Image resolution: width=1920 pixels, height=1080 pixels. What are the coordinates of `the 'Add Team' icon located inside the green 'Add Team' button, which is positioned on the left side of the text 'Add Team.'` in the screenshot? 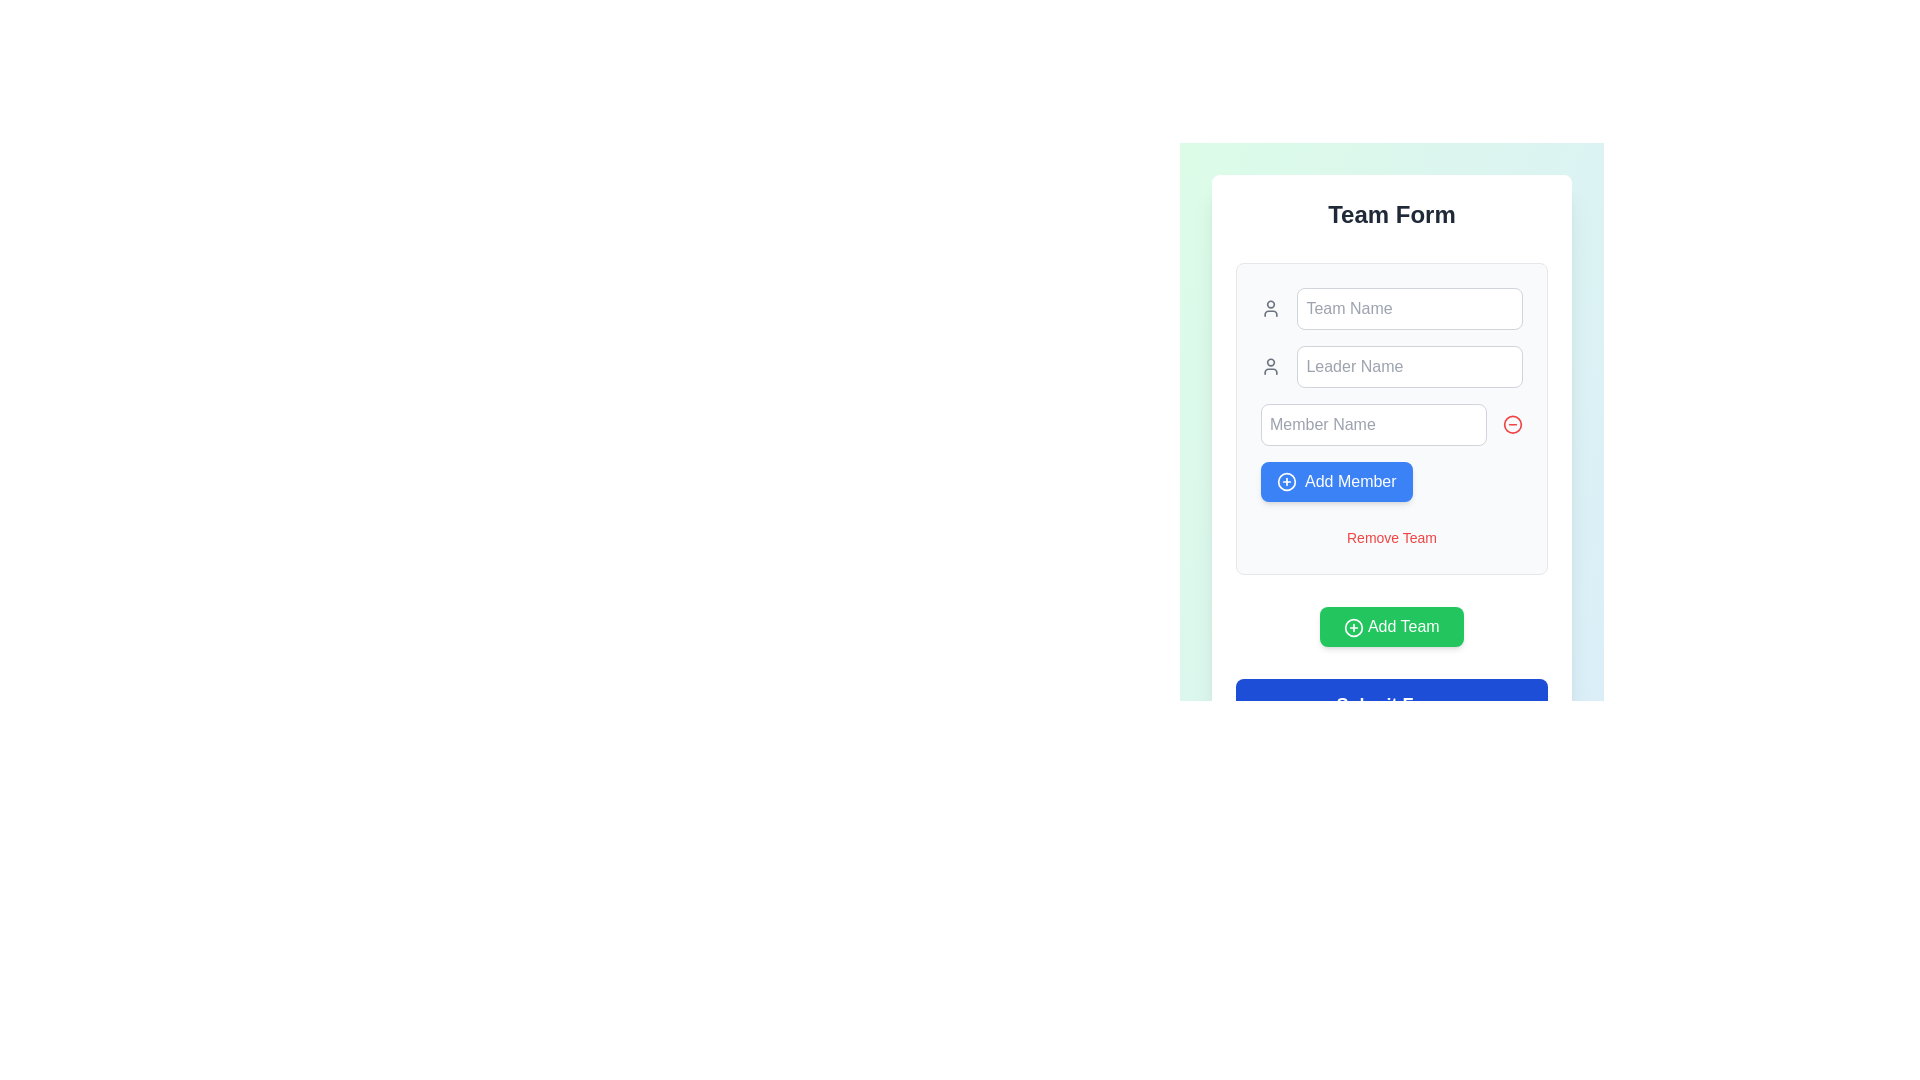 It's located at (1354, 626).